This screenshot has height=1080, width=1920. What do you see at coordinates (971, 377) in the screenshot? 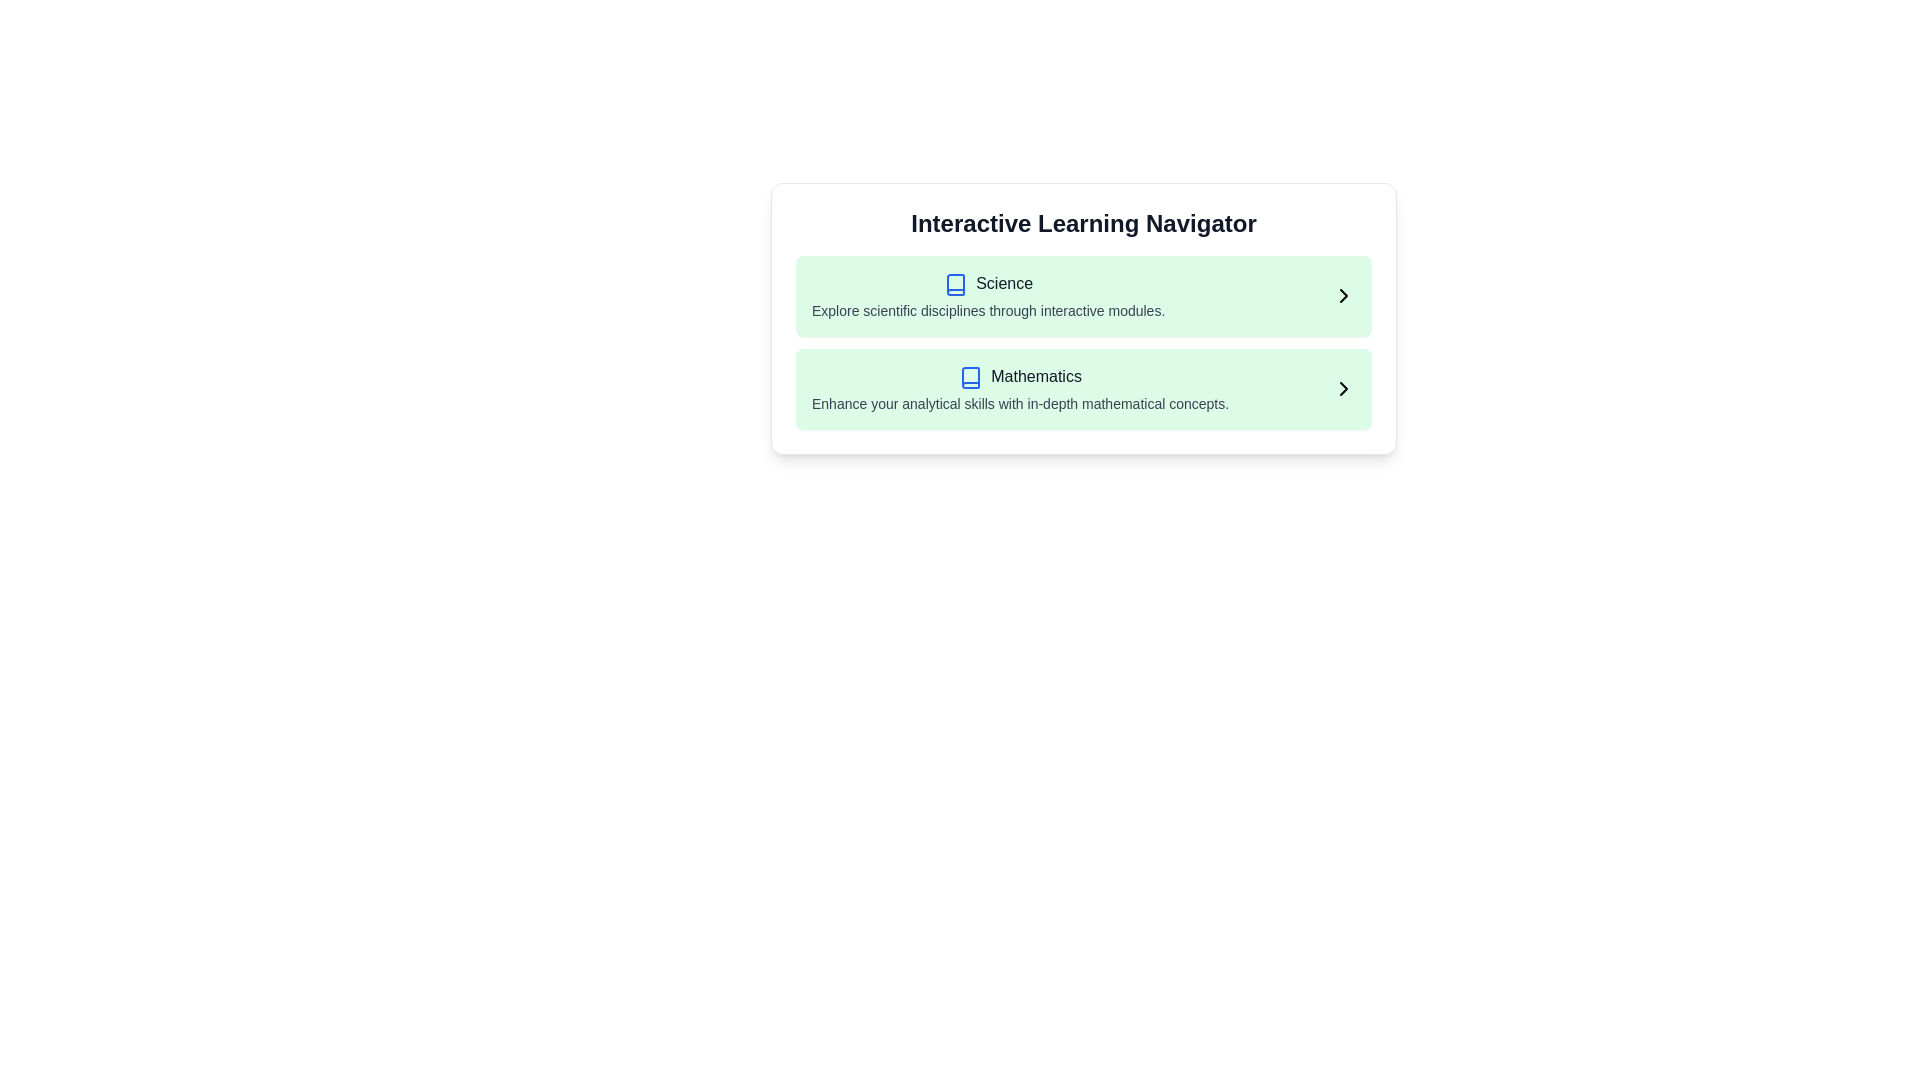
I see `the Mathematics icon (SVG) located to the left of the 'Mathematics' text label in the second row of the menu panel` at bounding box center [971, 377].